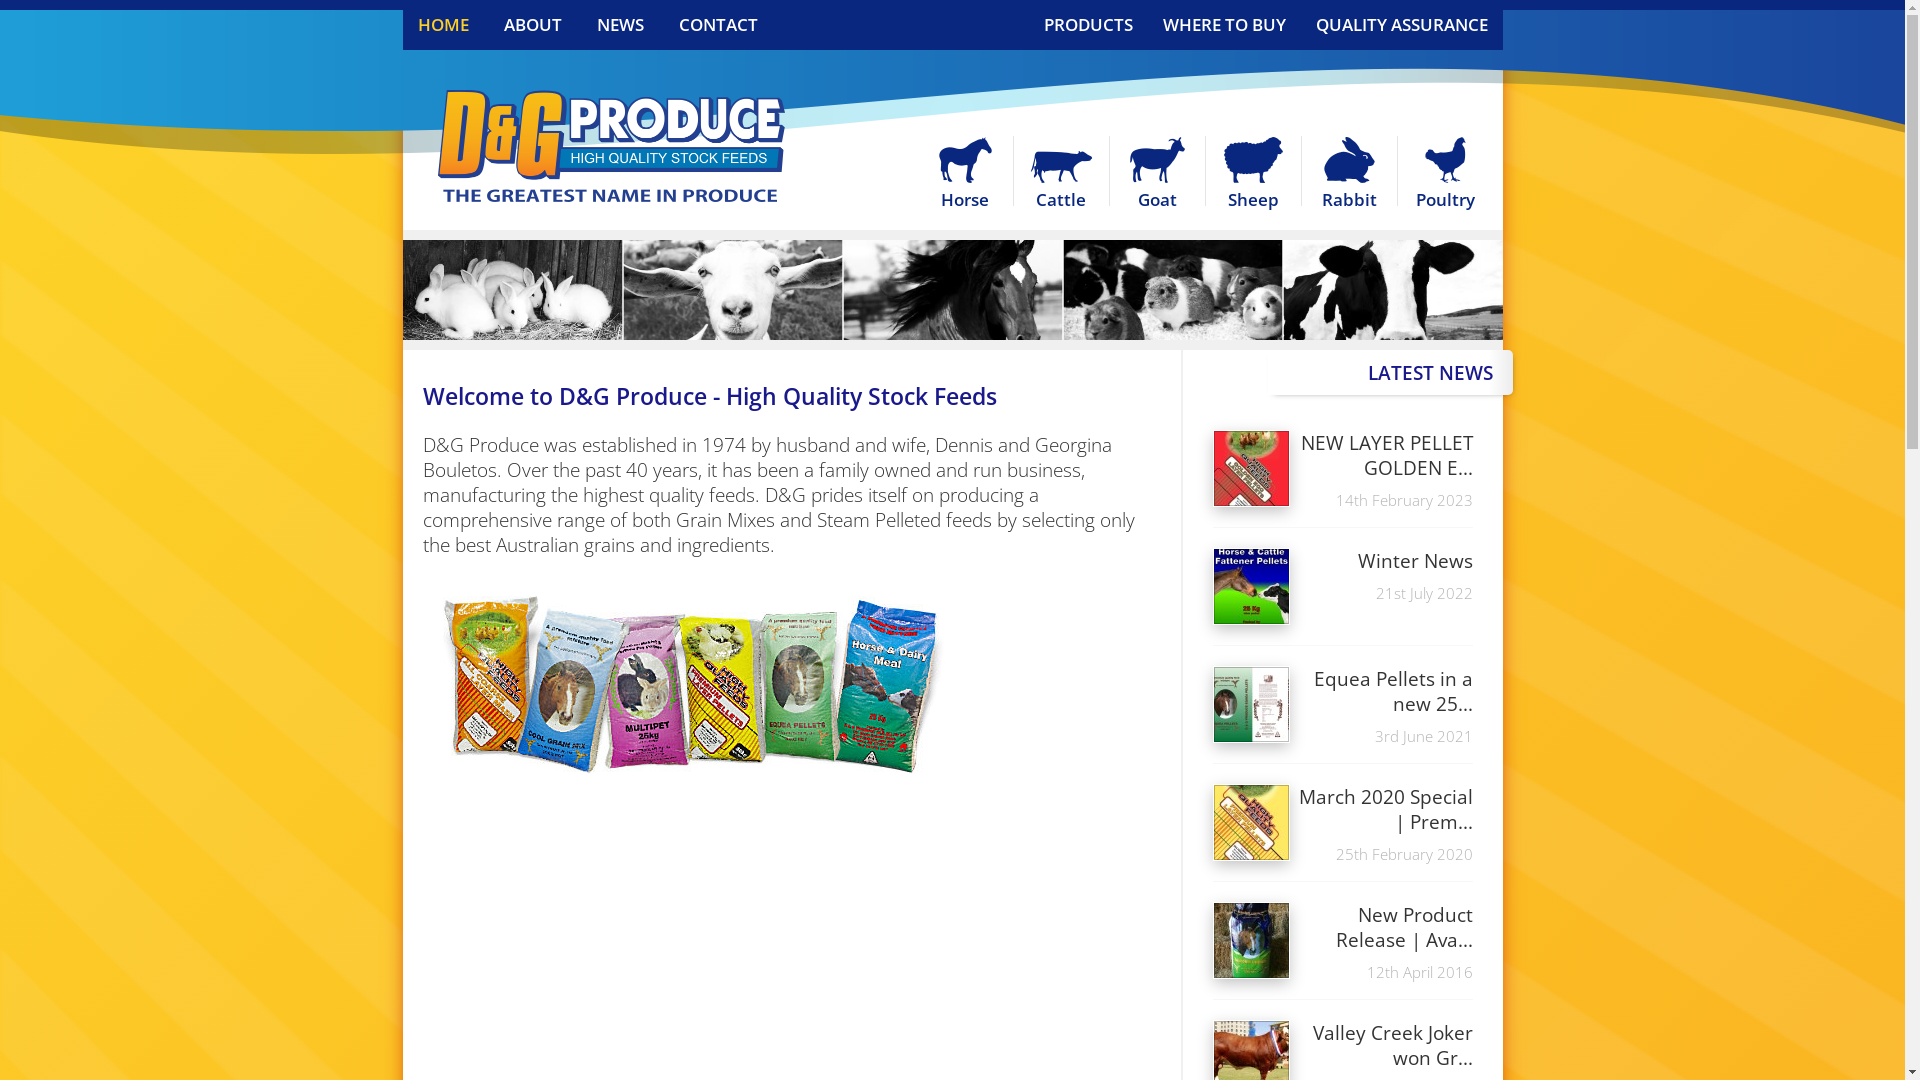 Image resolution: width=1920 pixels, height=1080 pixels. I want to click on 'Poultry', so click(1445, 173).